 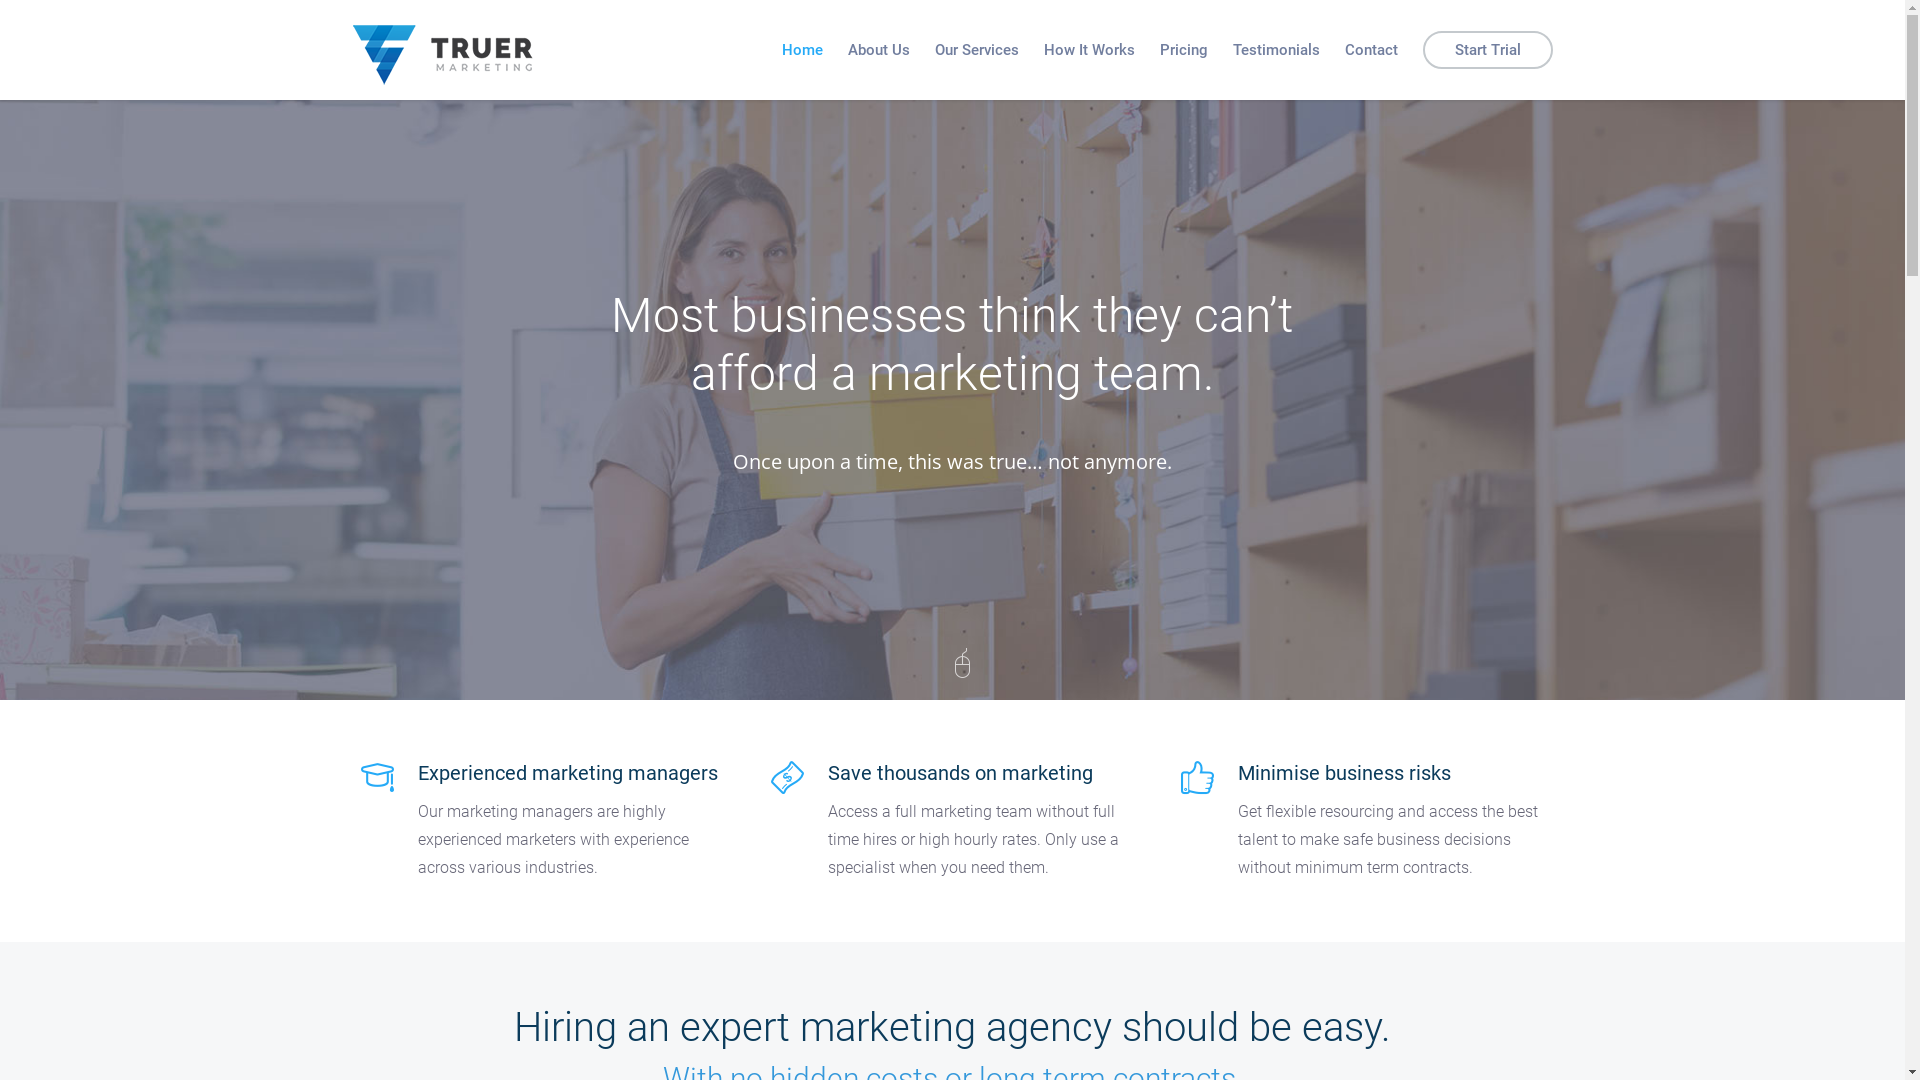 What do you see at coordinates (933, 49) in the screenshot?
I see `'Our Services'` at bounding box center [933, 49].